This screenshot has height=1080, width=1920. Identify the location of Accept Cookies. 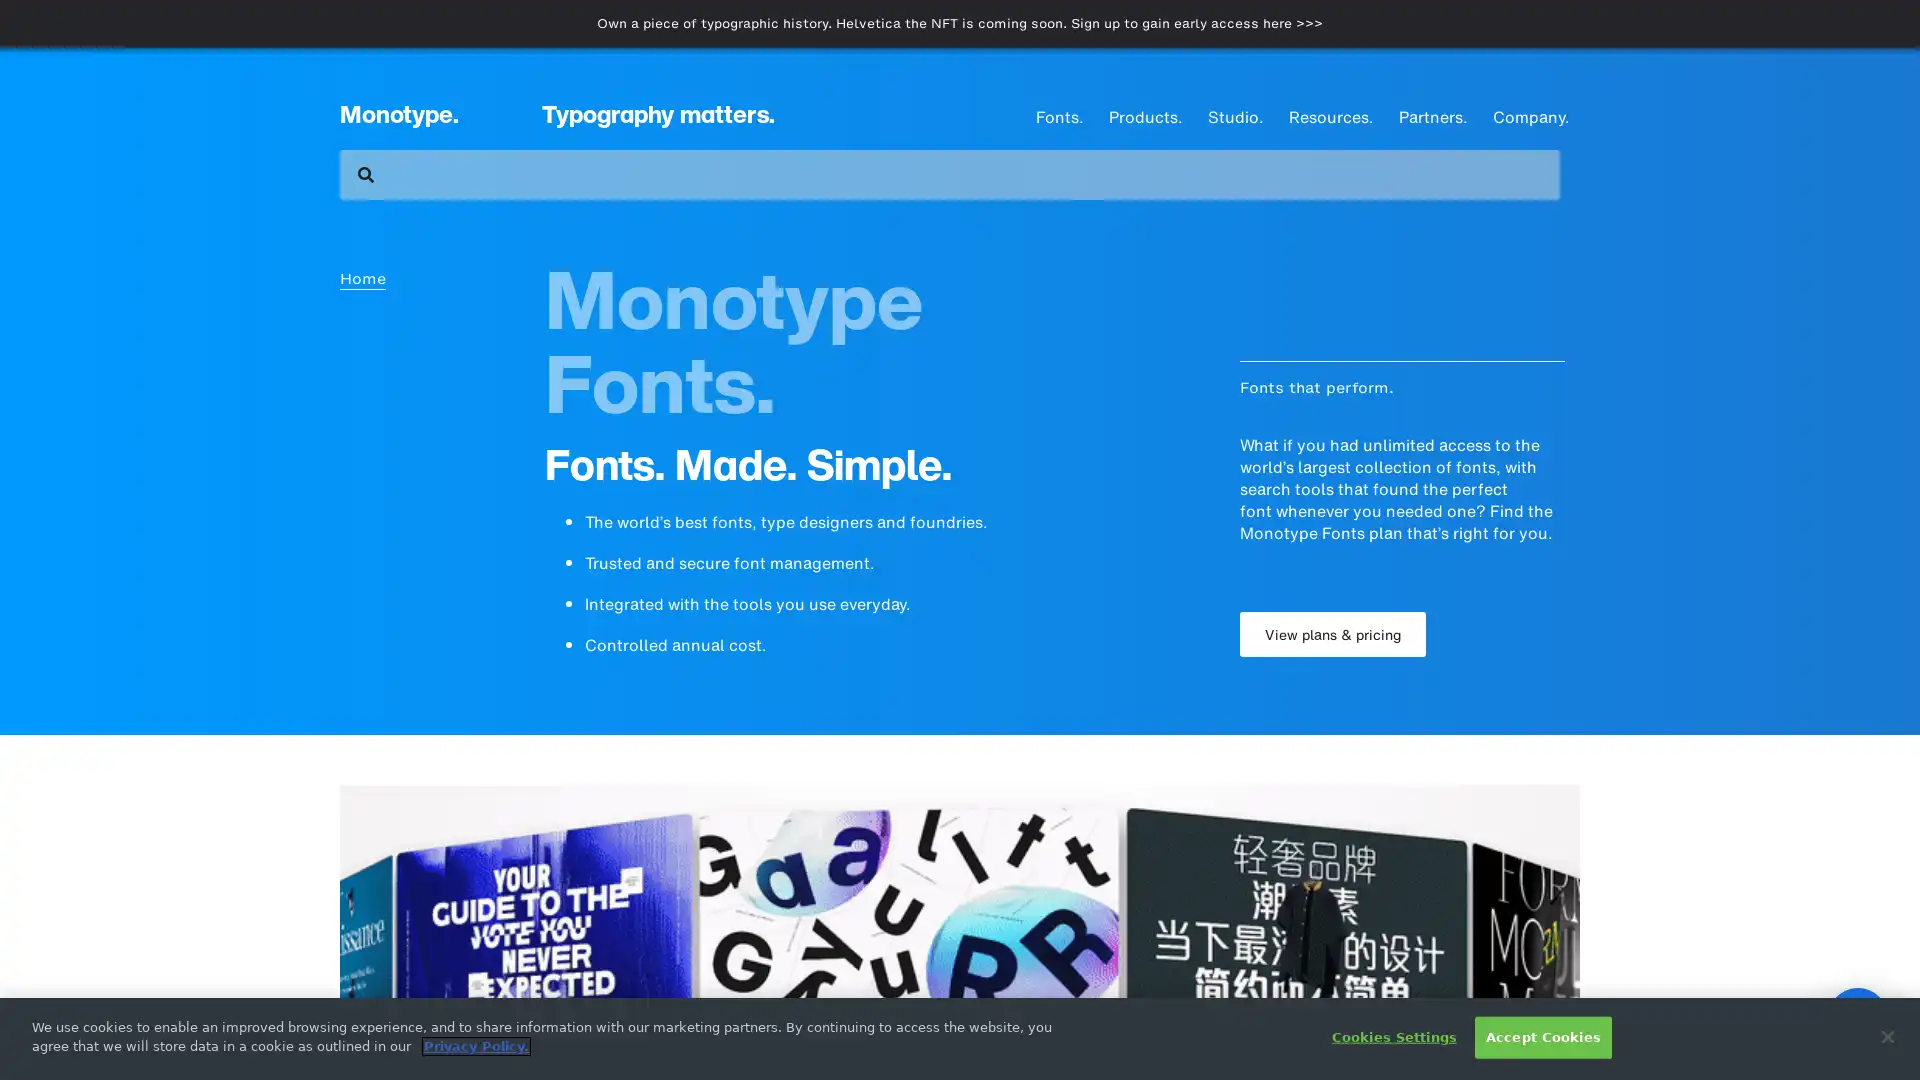
(1541, 1036).